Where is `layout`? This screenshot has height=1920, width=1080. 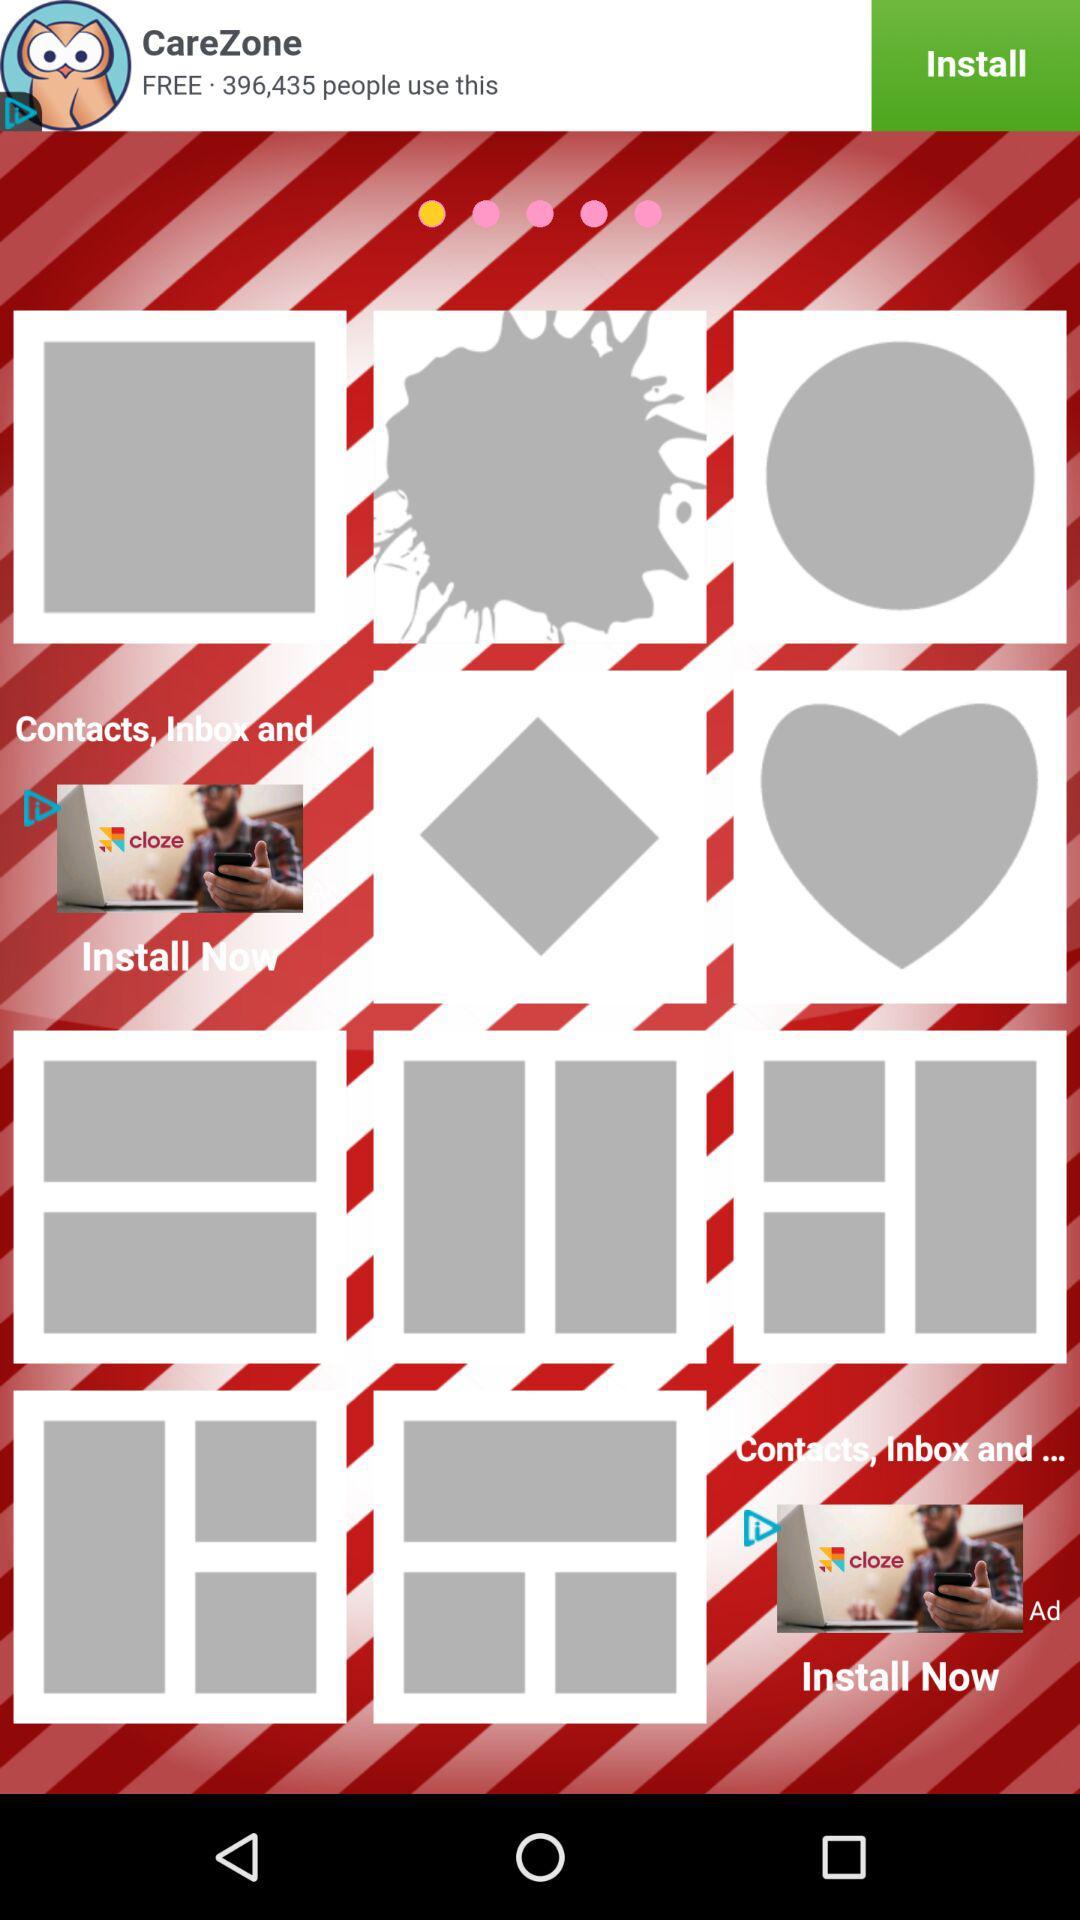
layout is located at coordinates (898, 836).